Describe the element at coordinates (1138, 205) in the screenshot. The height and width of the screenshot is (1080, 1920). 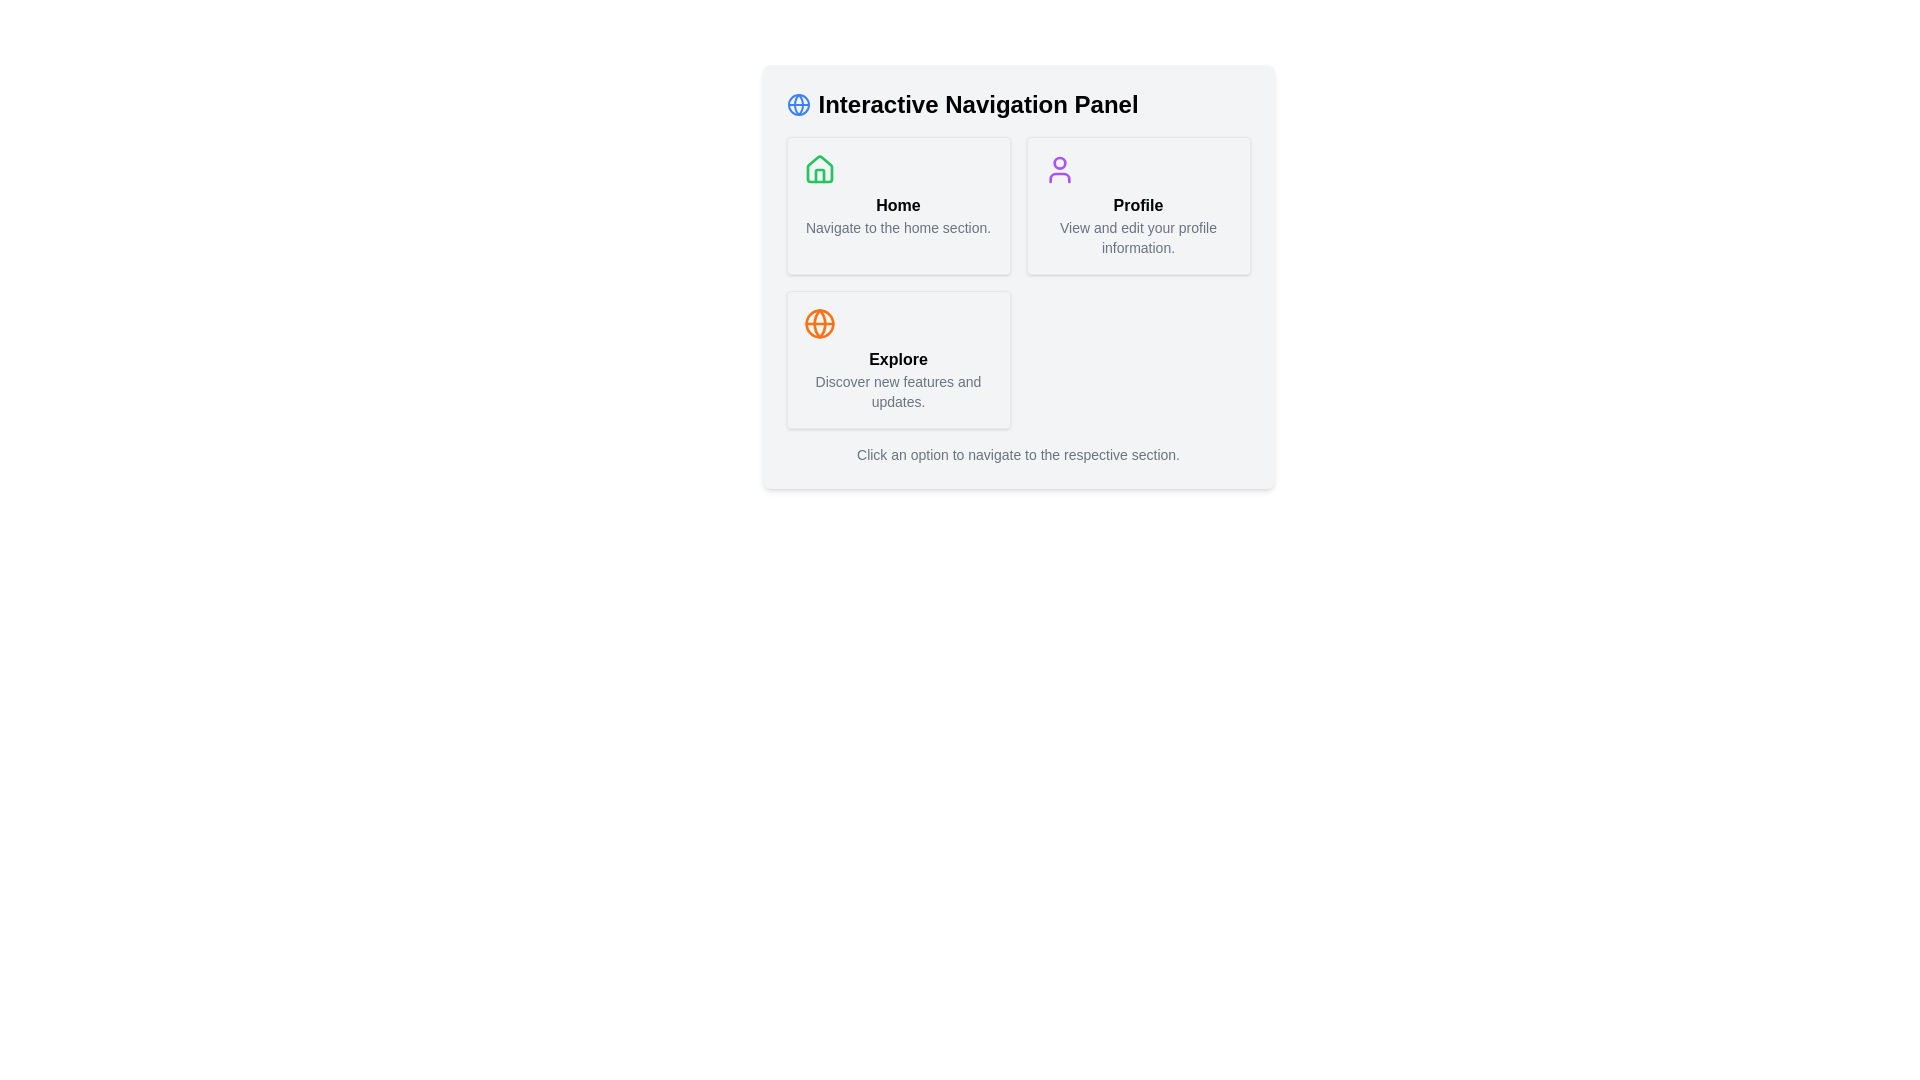
I see `the 'Profile' button` at that location.